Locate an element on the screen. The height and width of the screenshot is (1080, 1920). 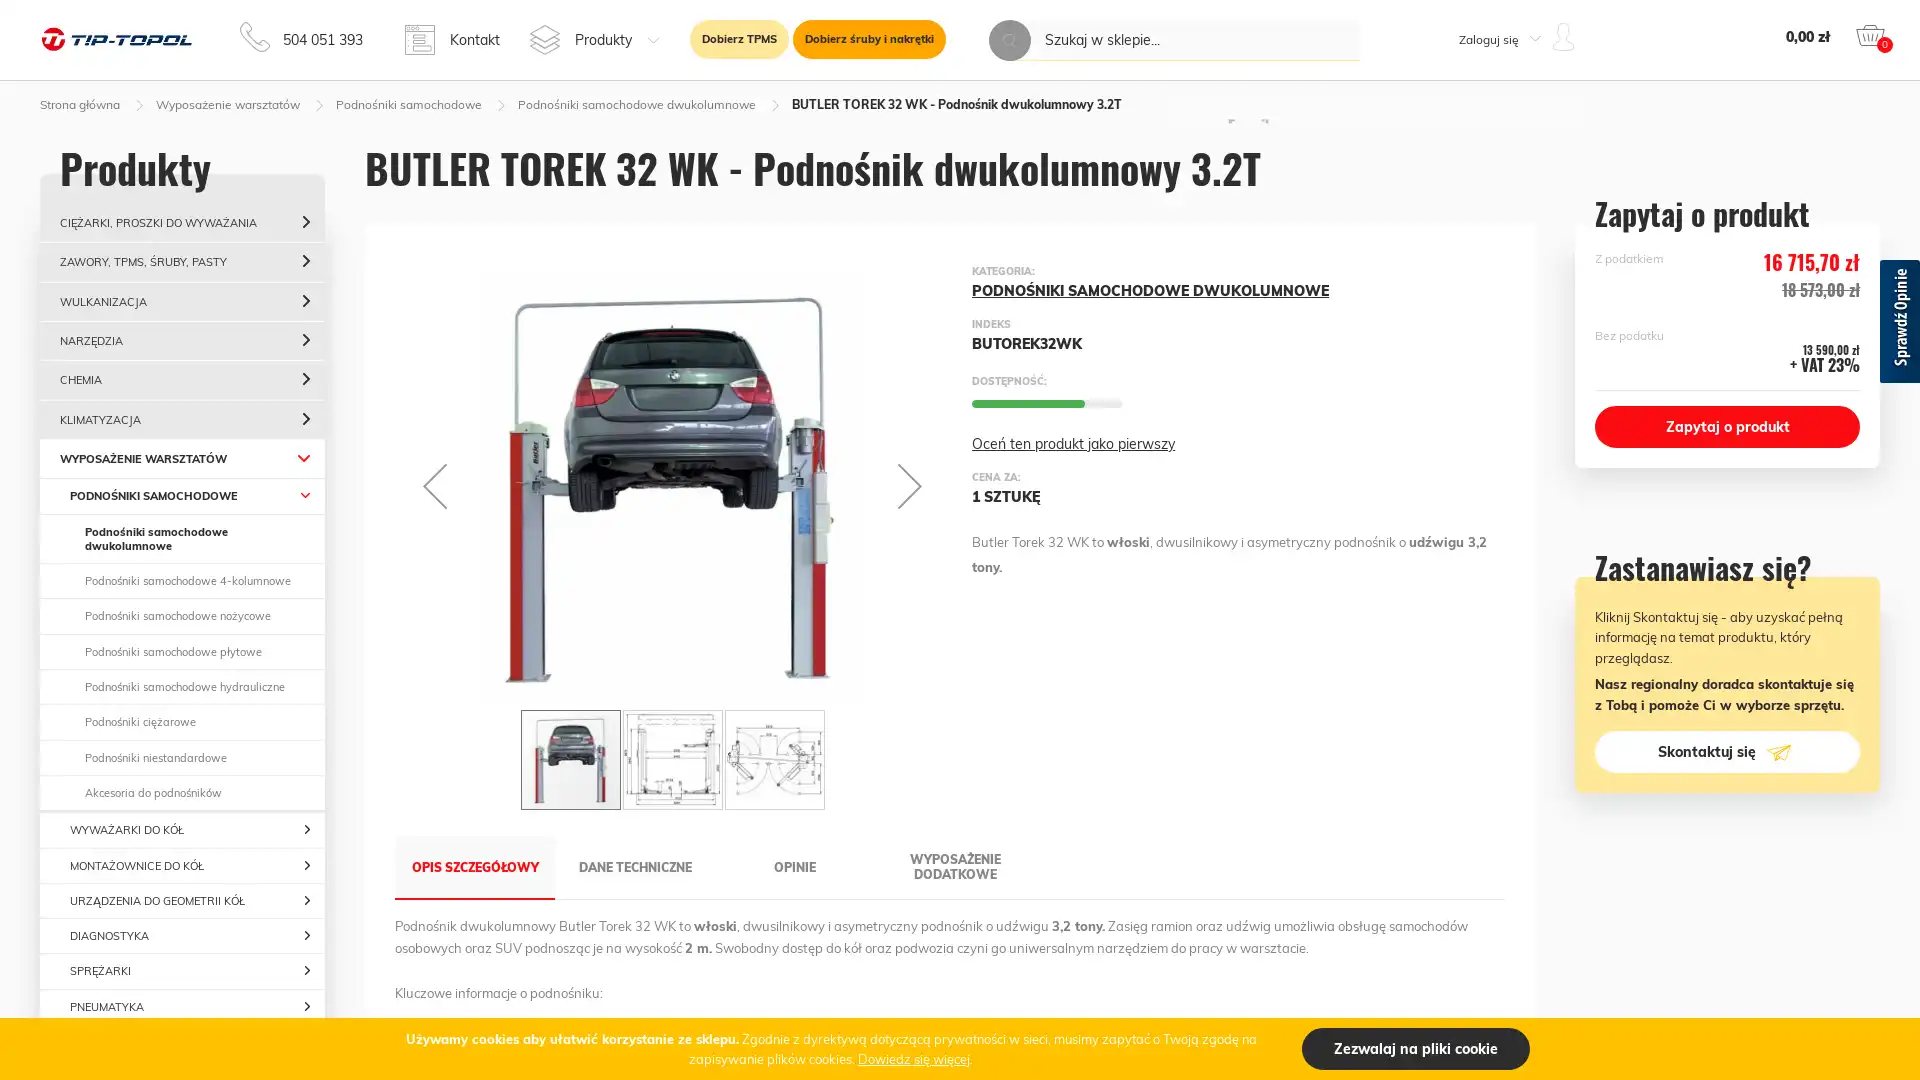
Zaloguj sie is located at coordinates (1481, 256).